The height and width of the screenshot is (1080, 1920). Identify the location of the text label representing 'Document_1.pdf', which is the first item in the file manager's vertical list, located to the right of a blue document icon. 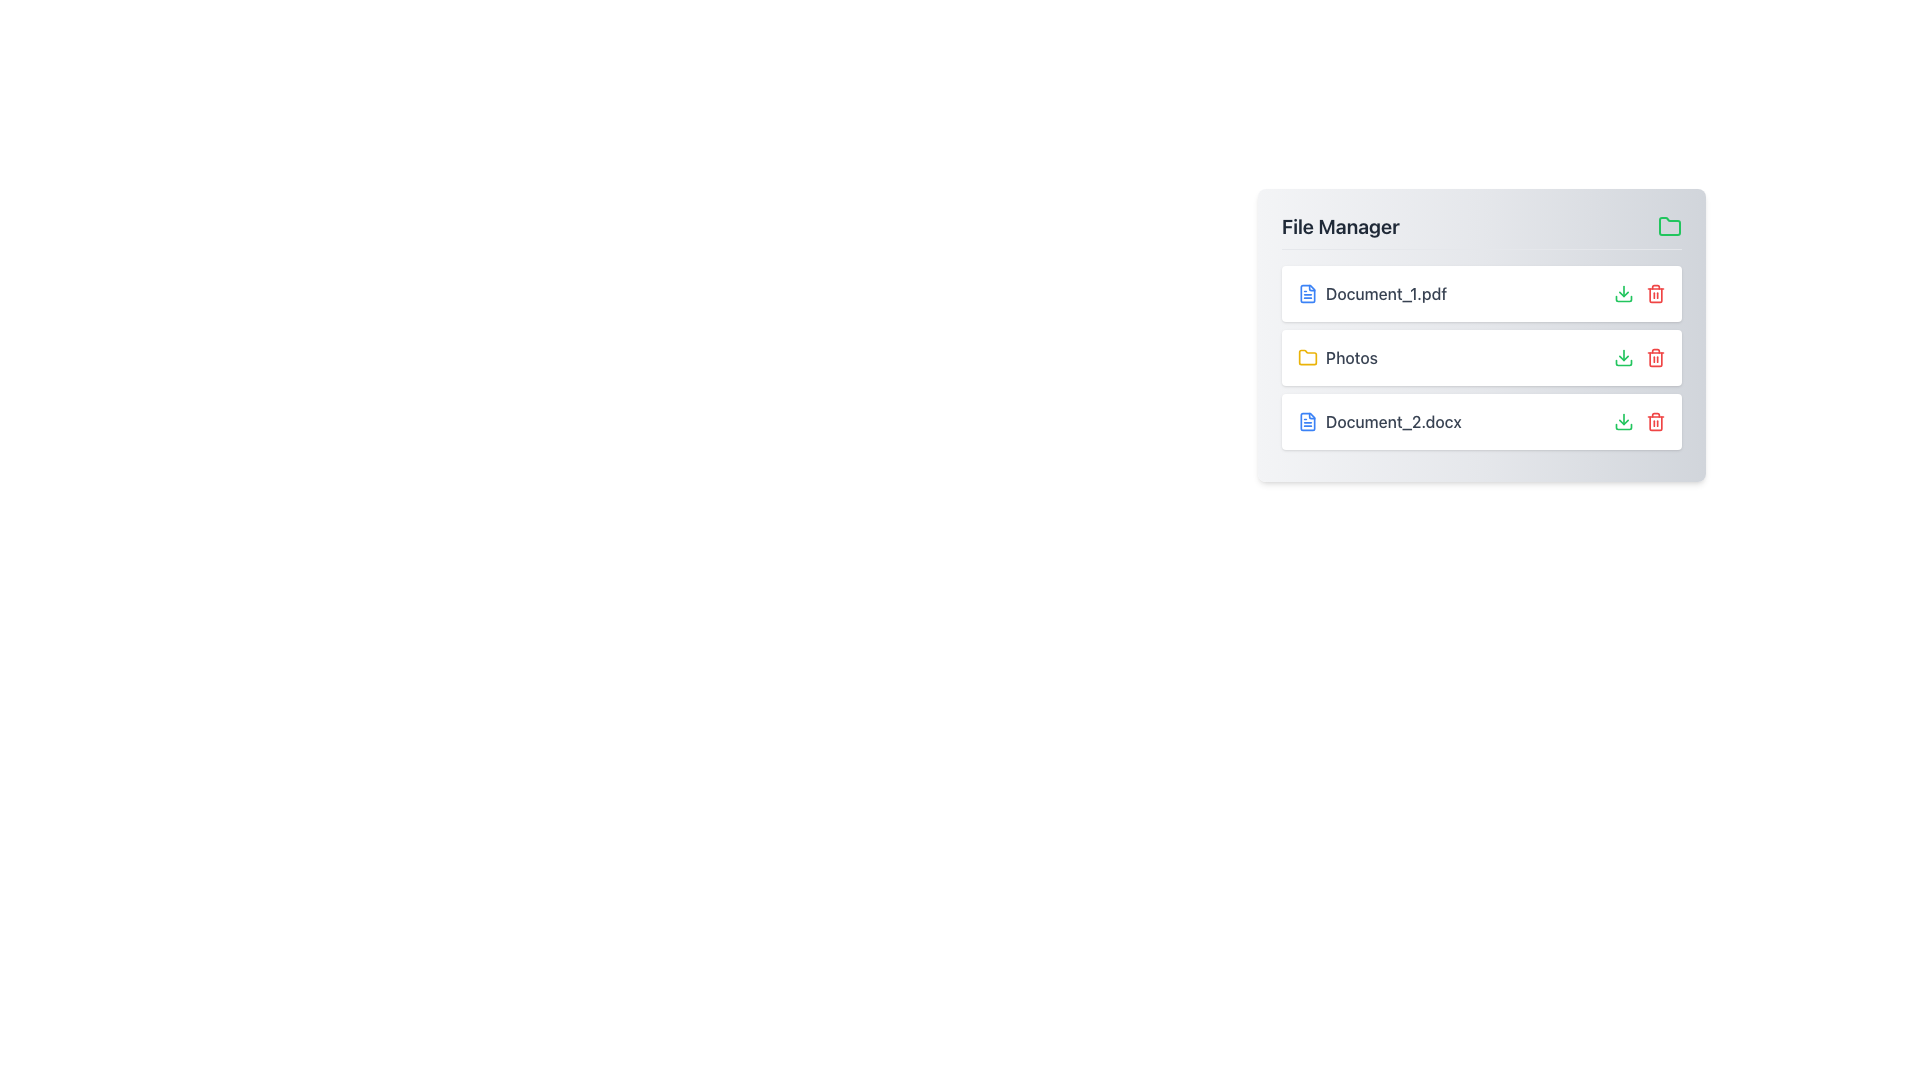
(1385, 293).